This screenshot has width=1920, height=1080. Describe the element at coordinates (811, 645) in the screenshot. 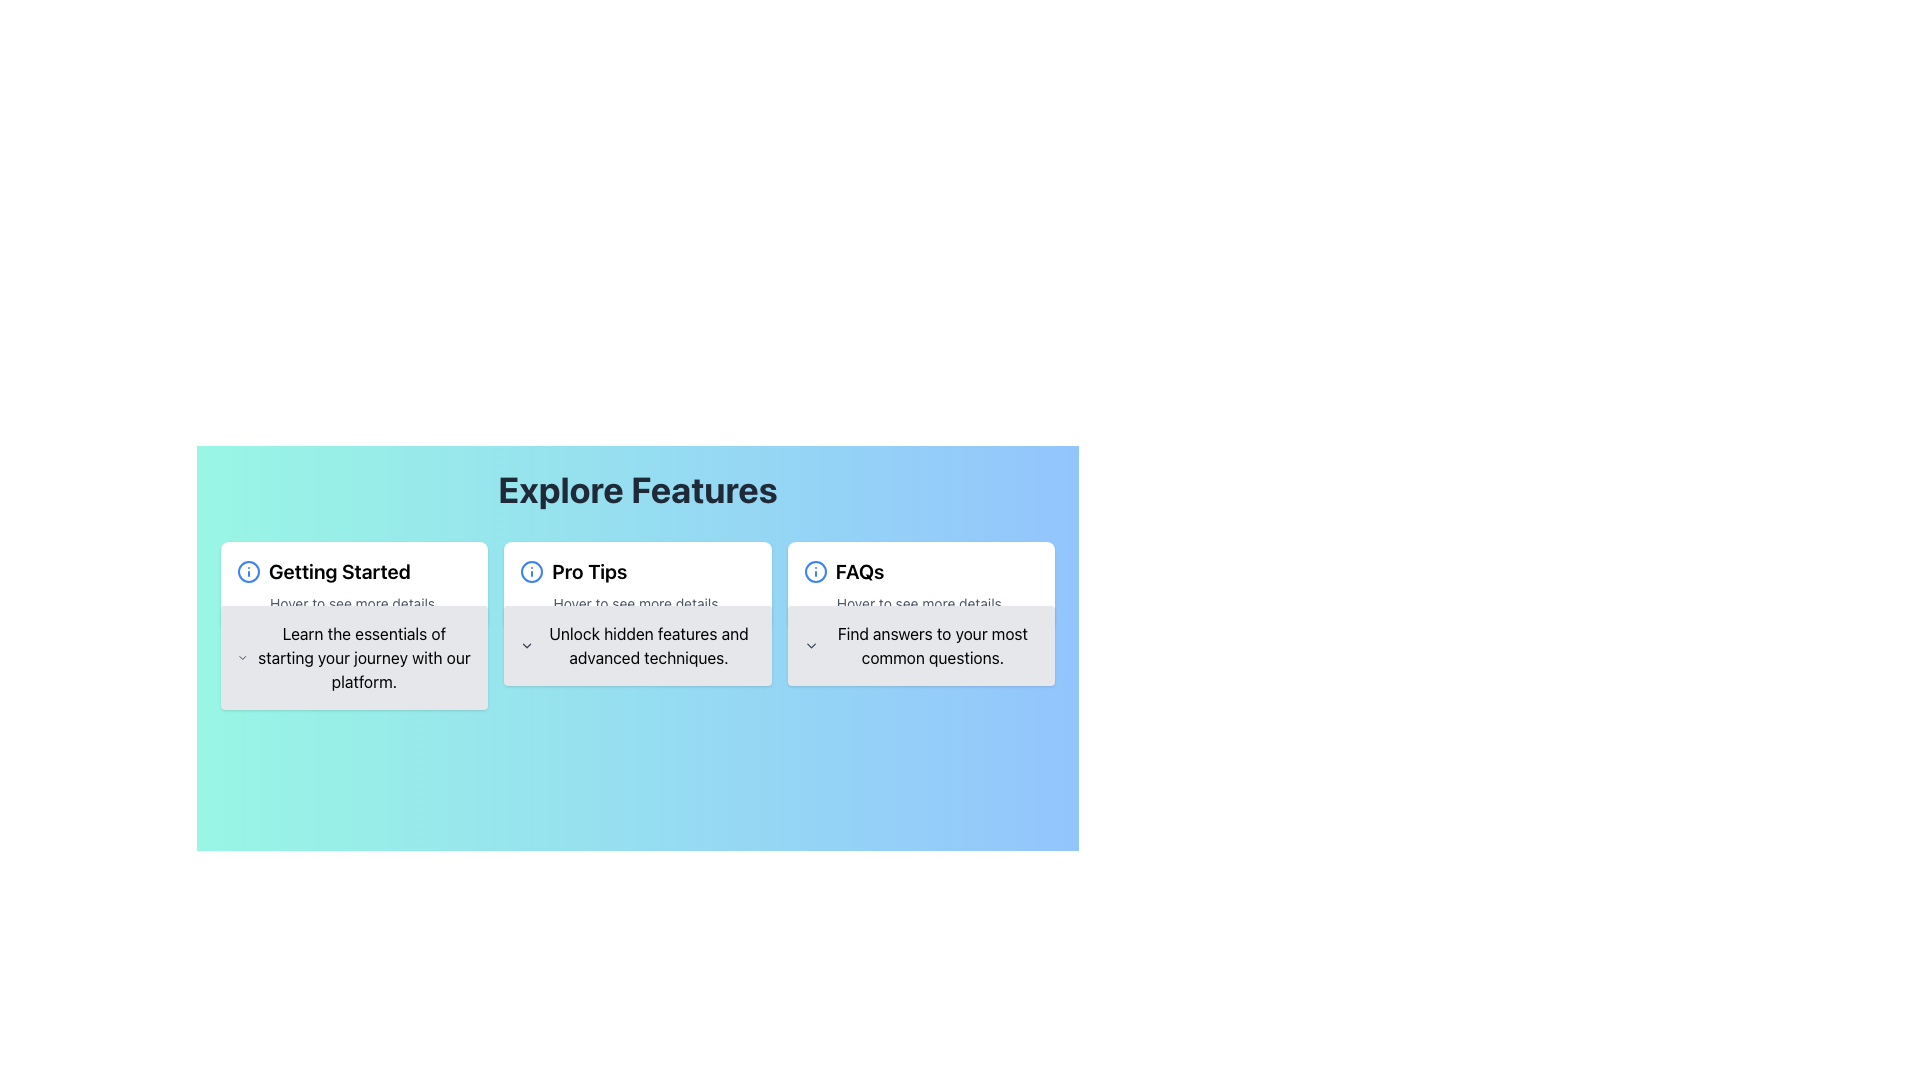

I see `the chevron icon located to the left of the descriptive text in the 'FAQs' card, which is the third card in the horizontal list under 'Explore Features'` at that location.